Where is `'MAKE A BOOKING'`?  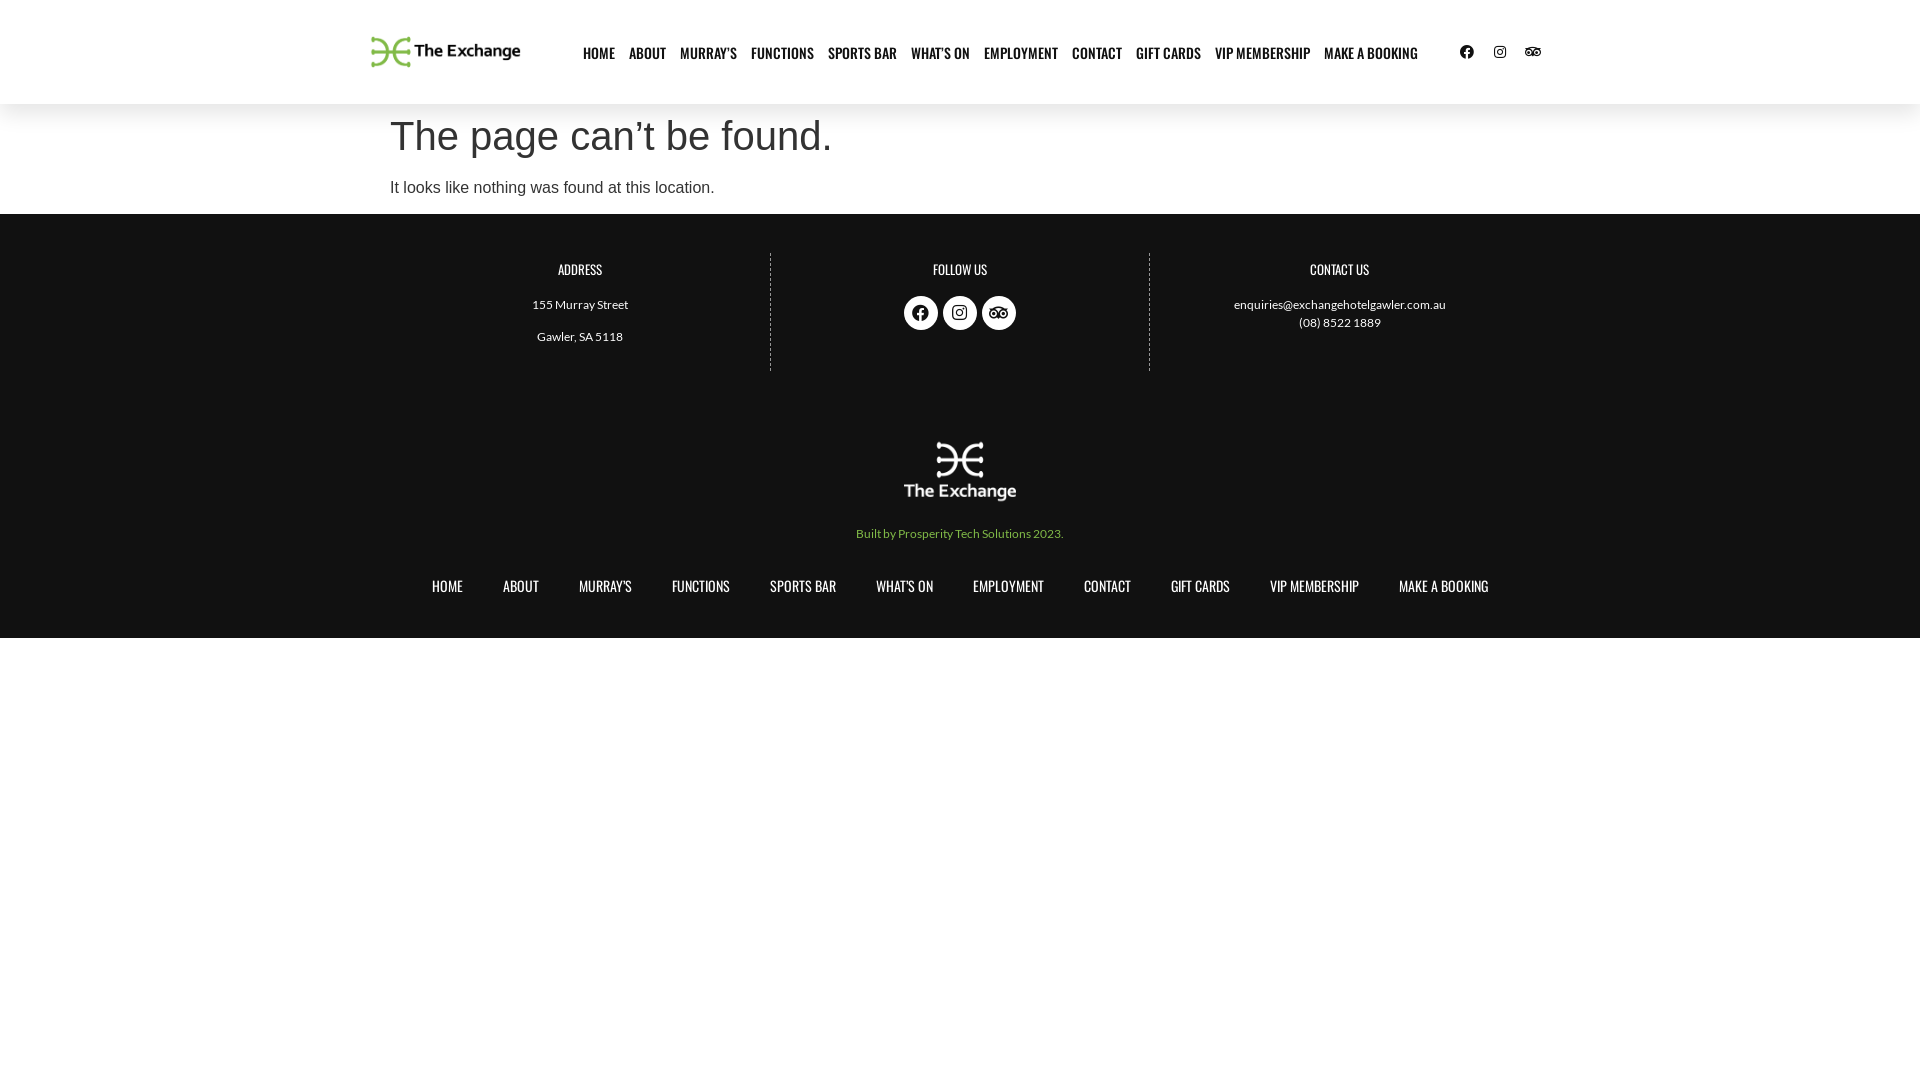
'MAKE A BOOKING' is located at coordinates (1443, 585).